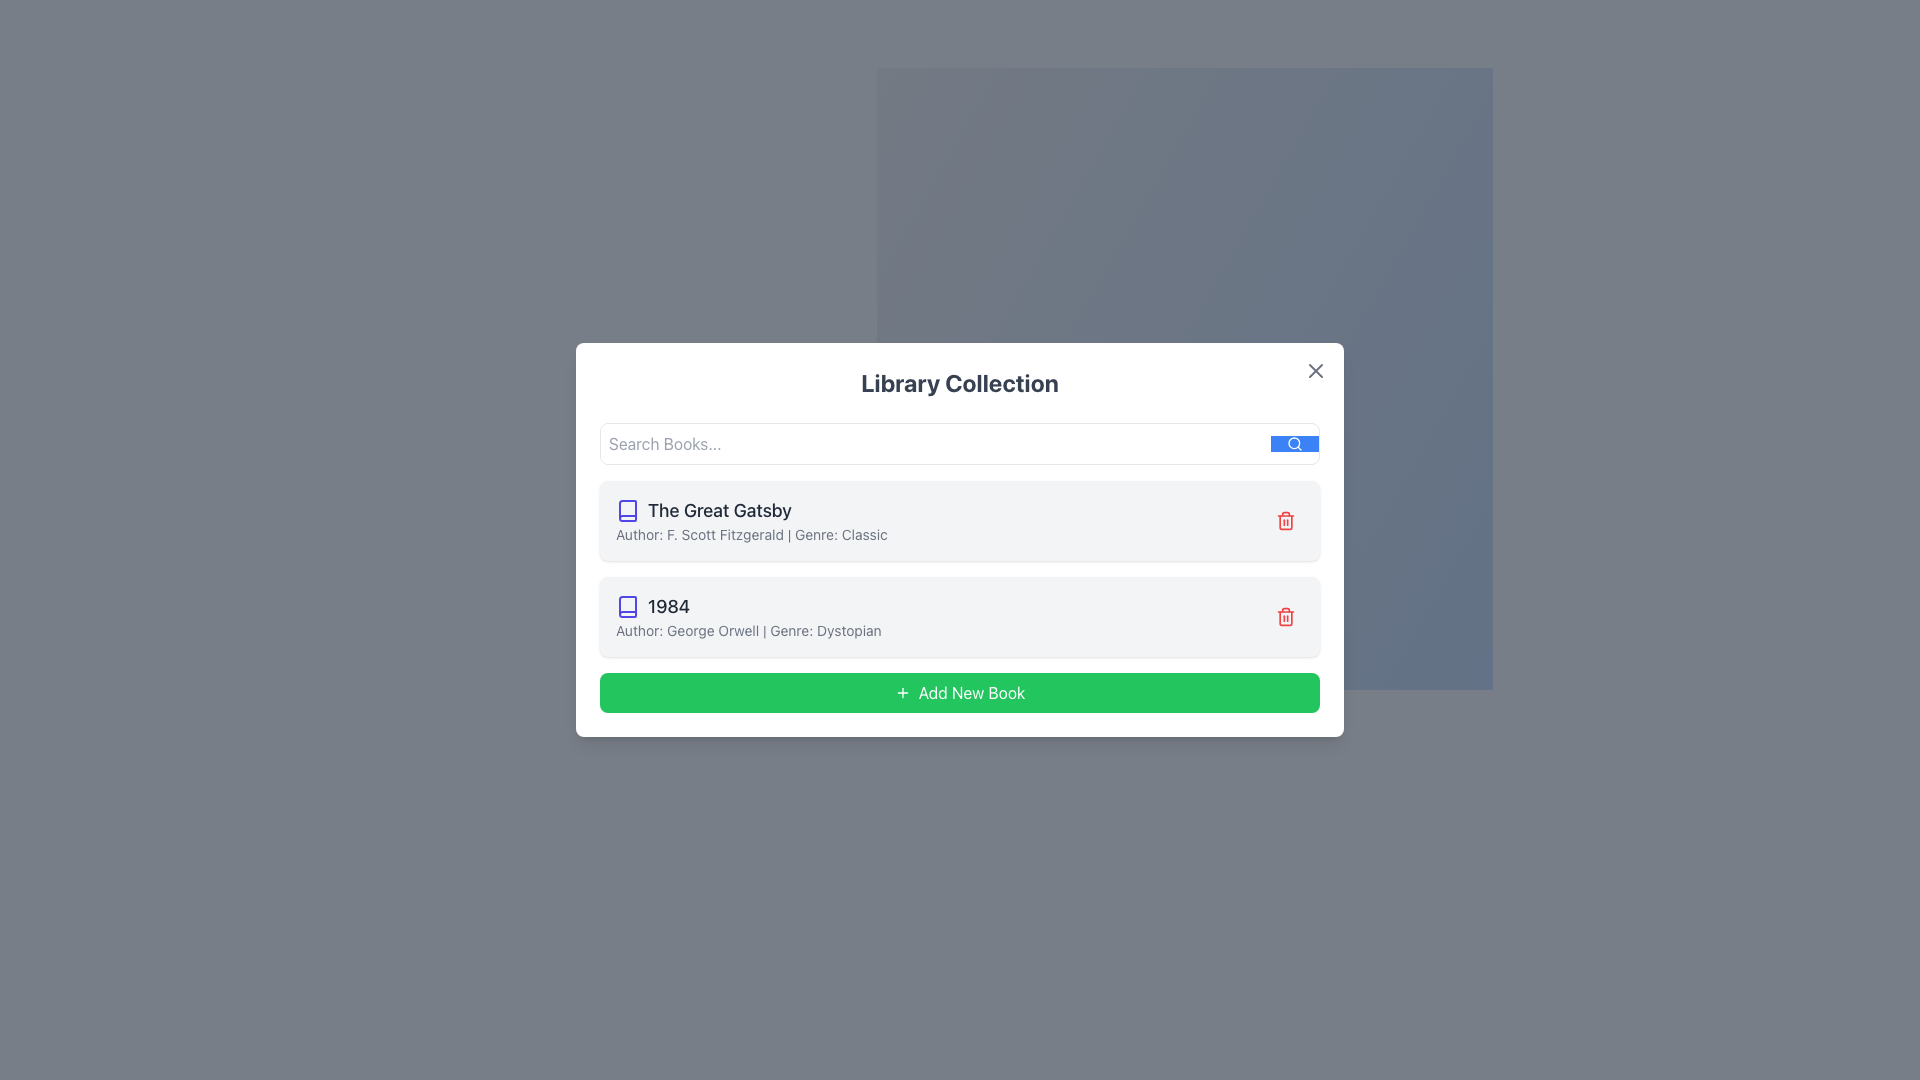 Image resolution: width=1920 pixels, height=1080 pixels. I want to click on the close button represented by an 'X' in gray color located in the top-right corner of the 'Library Collection' modal to activate hover effects, so click(1315, 370).